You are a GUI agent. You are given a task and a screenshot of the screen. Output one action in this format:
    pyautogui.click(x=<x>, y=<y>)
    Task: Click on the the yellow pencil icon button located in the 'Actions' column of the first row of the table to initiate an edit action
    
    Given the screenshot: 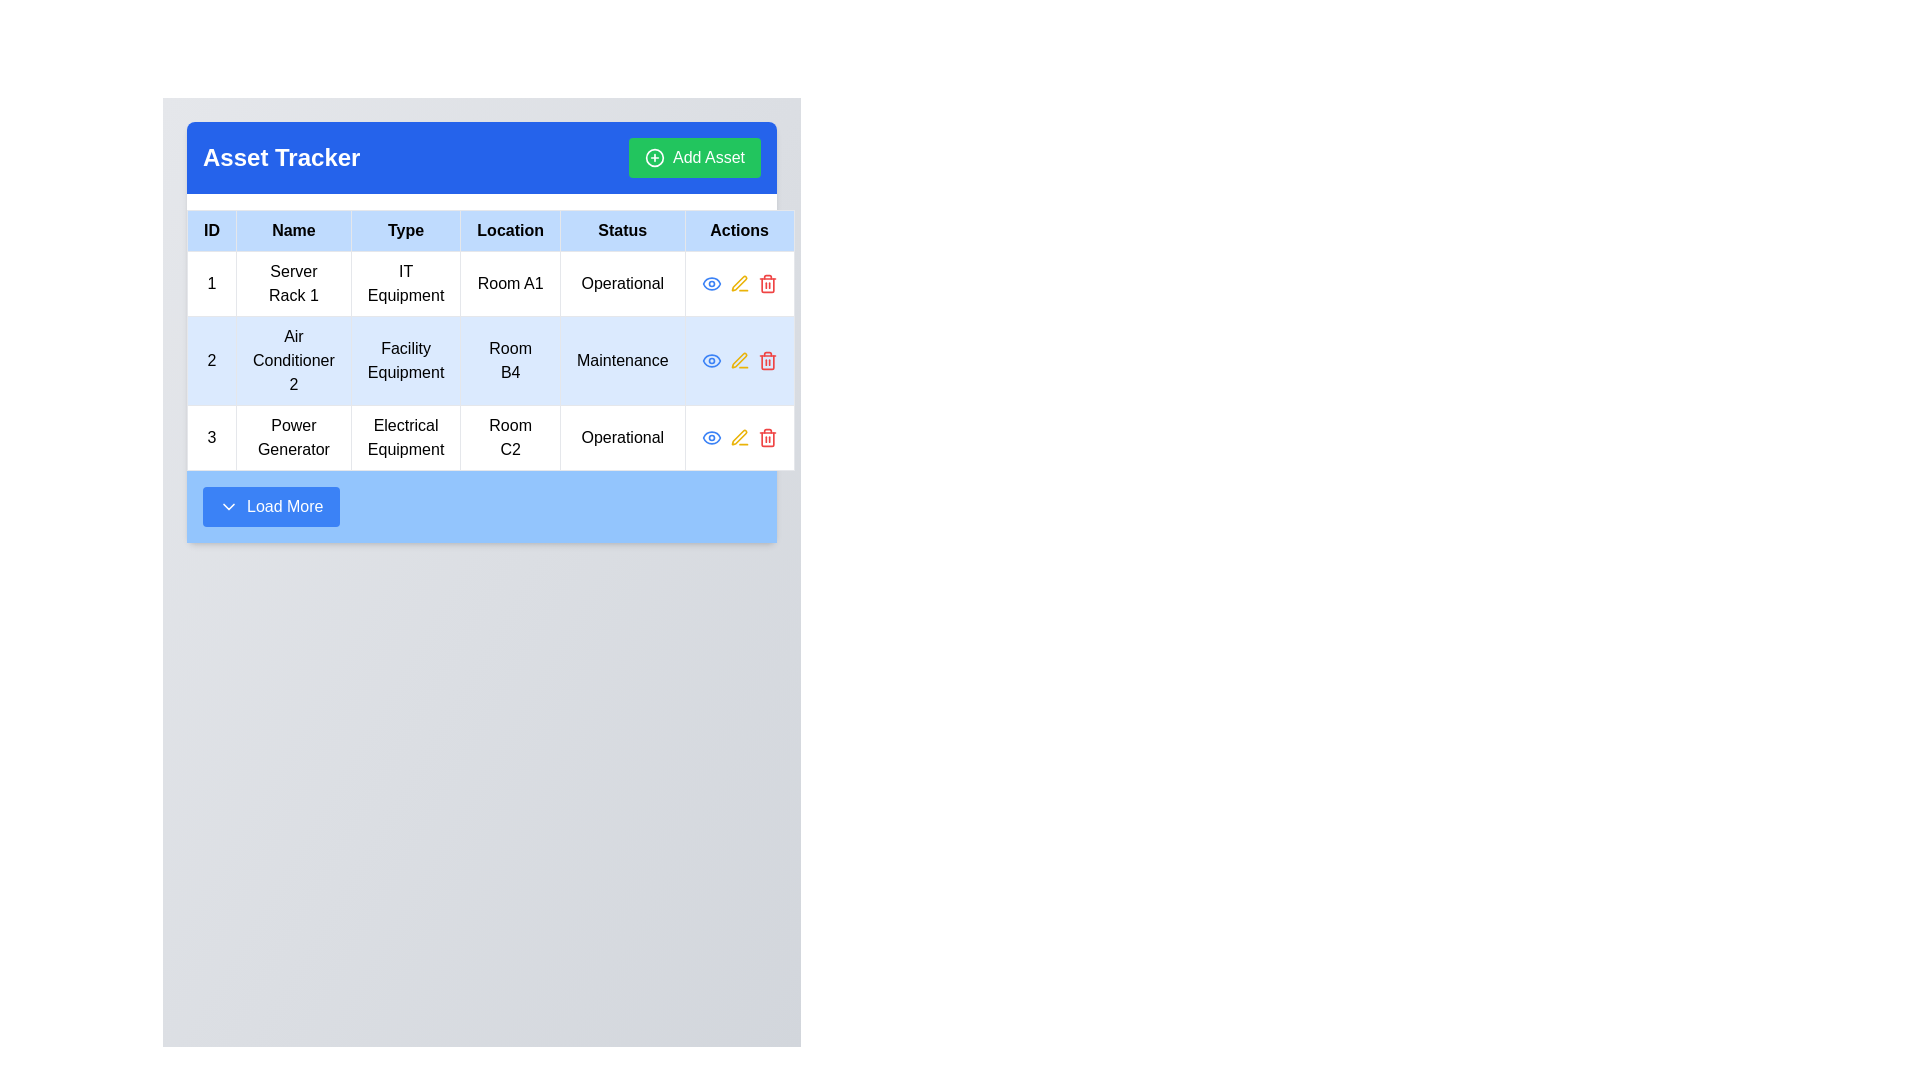 What is the action you would take?
    pyautogui.click(x=738, y=284)
    